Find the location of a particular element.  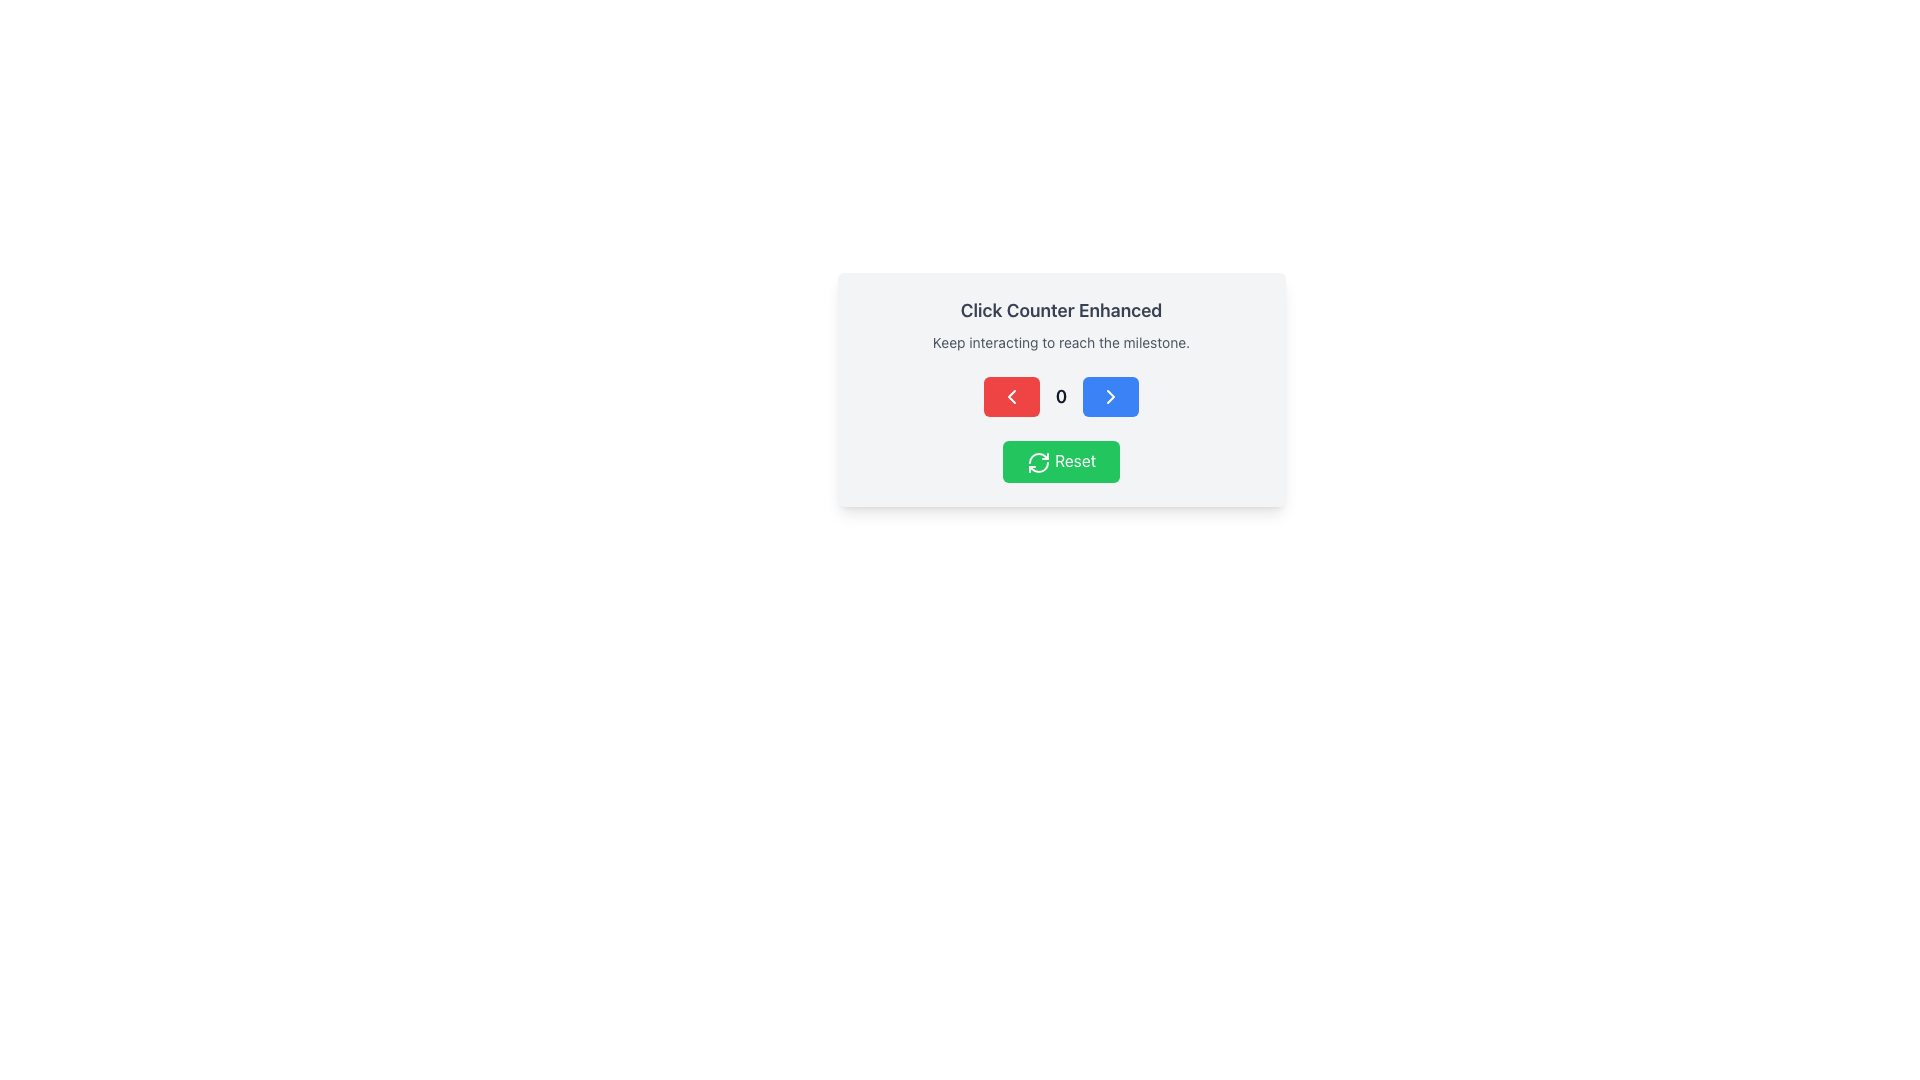

the right-pointing chevron icon, which is located at the center of the blue button in the interface, indicating navigation is located at coordinates (1110, 397).